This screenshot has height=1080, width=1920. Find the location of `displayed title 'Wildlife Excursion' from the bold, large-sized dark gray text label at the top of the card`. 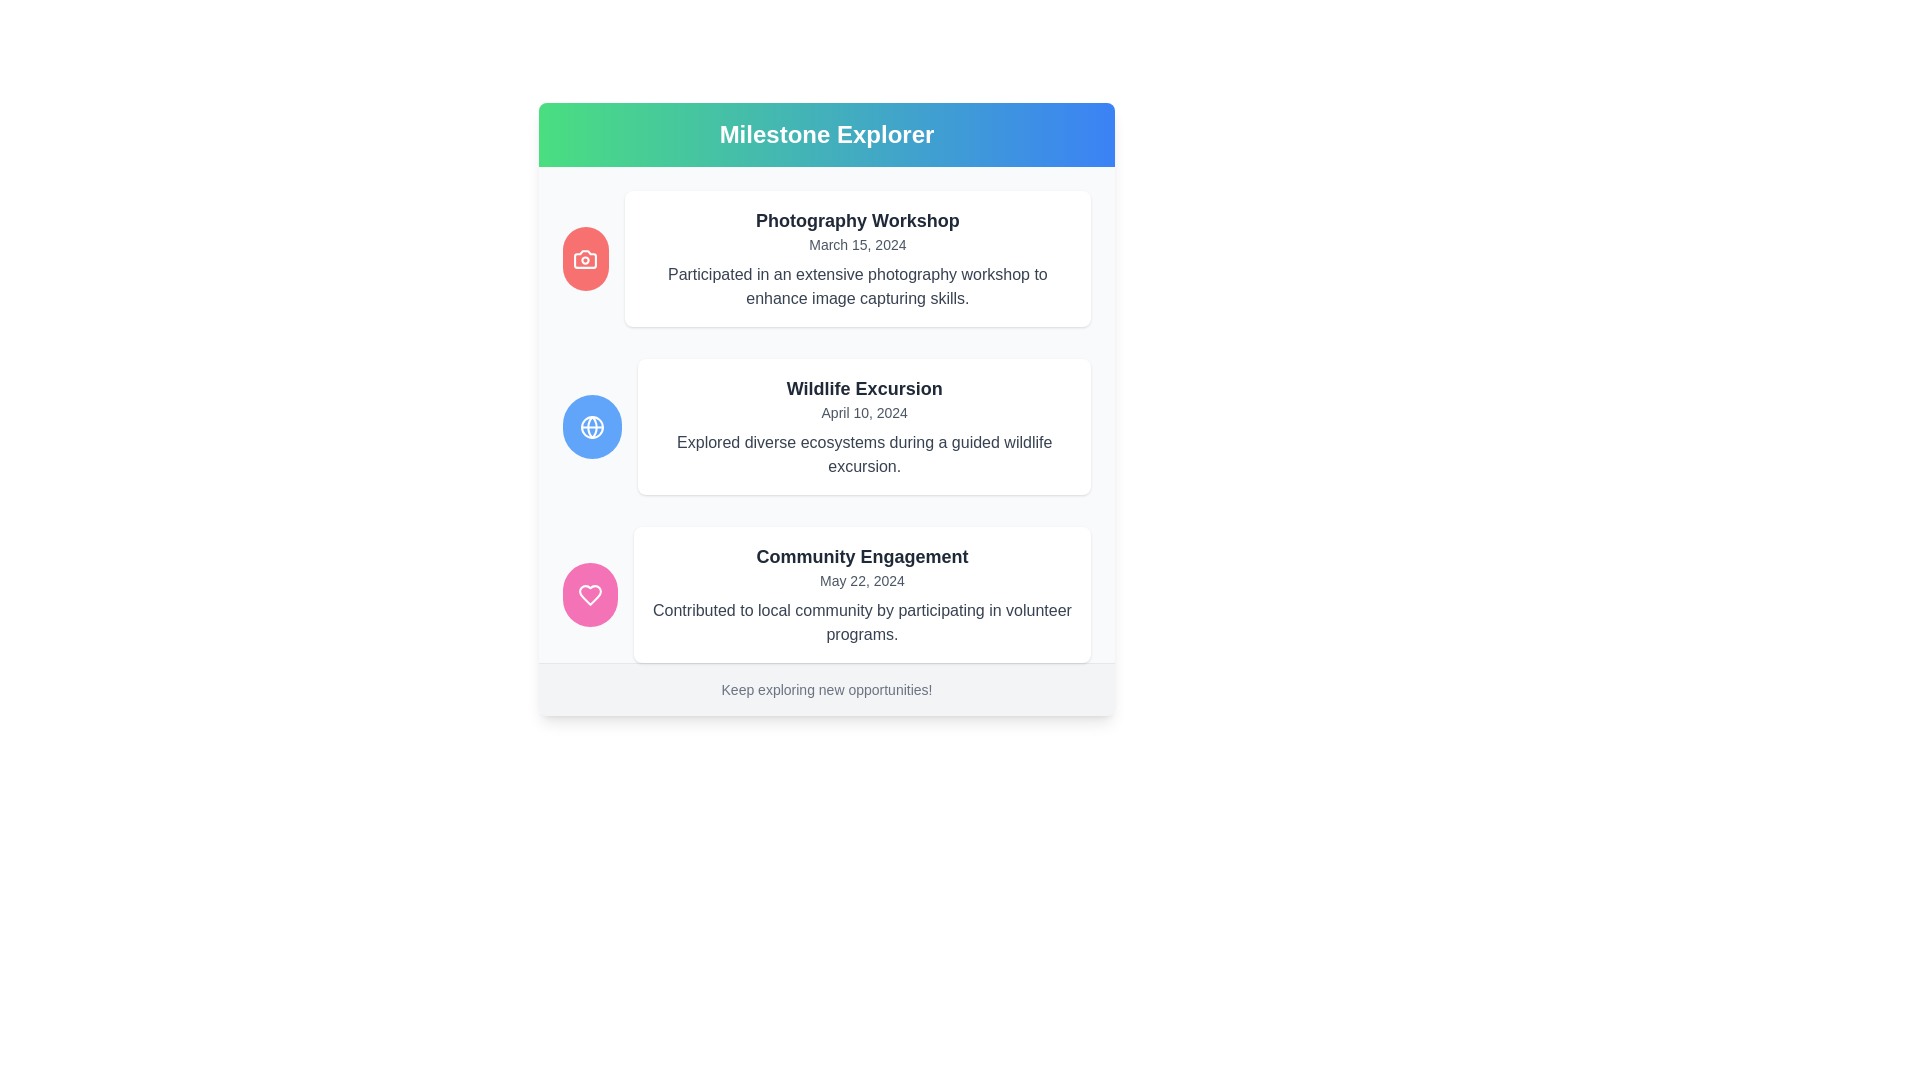

displayed title 'Wildlife Excursion' from the bold, large-sized dark gray text label at the top of the card is located at coordinates (864, 389).